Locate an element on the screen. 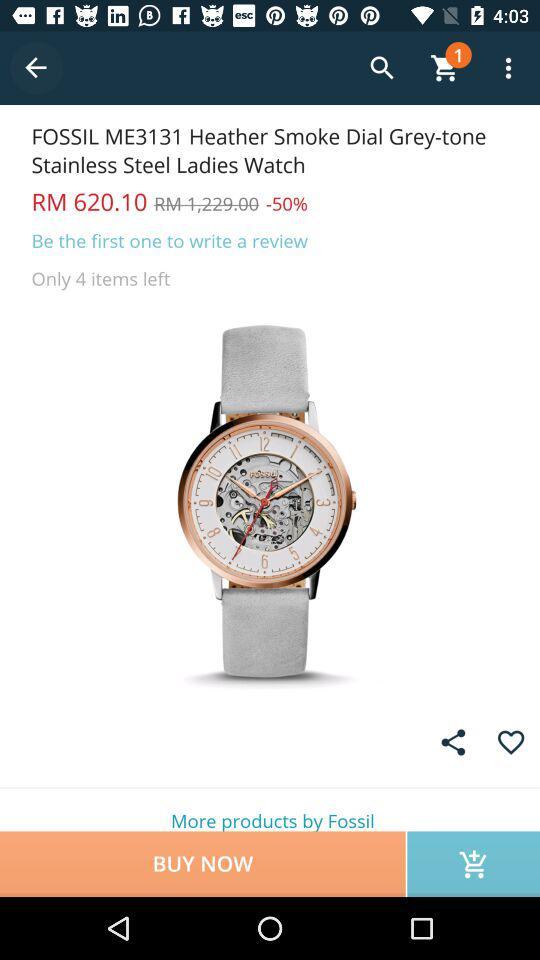  item above more products by is located at coordinates (511, 741).